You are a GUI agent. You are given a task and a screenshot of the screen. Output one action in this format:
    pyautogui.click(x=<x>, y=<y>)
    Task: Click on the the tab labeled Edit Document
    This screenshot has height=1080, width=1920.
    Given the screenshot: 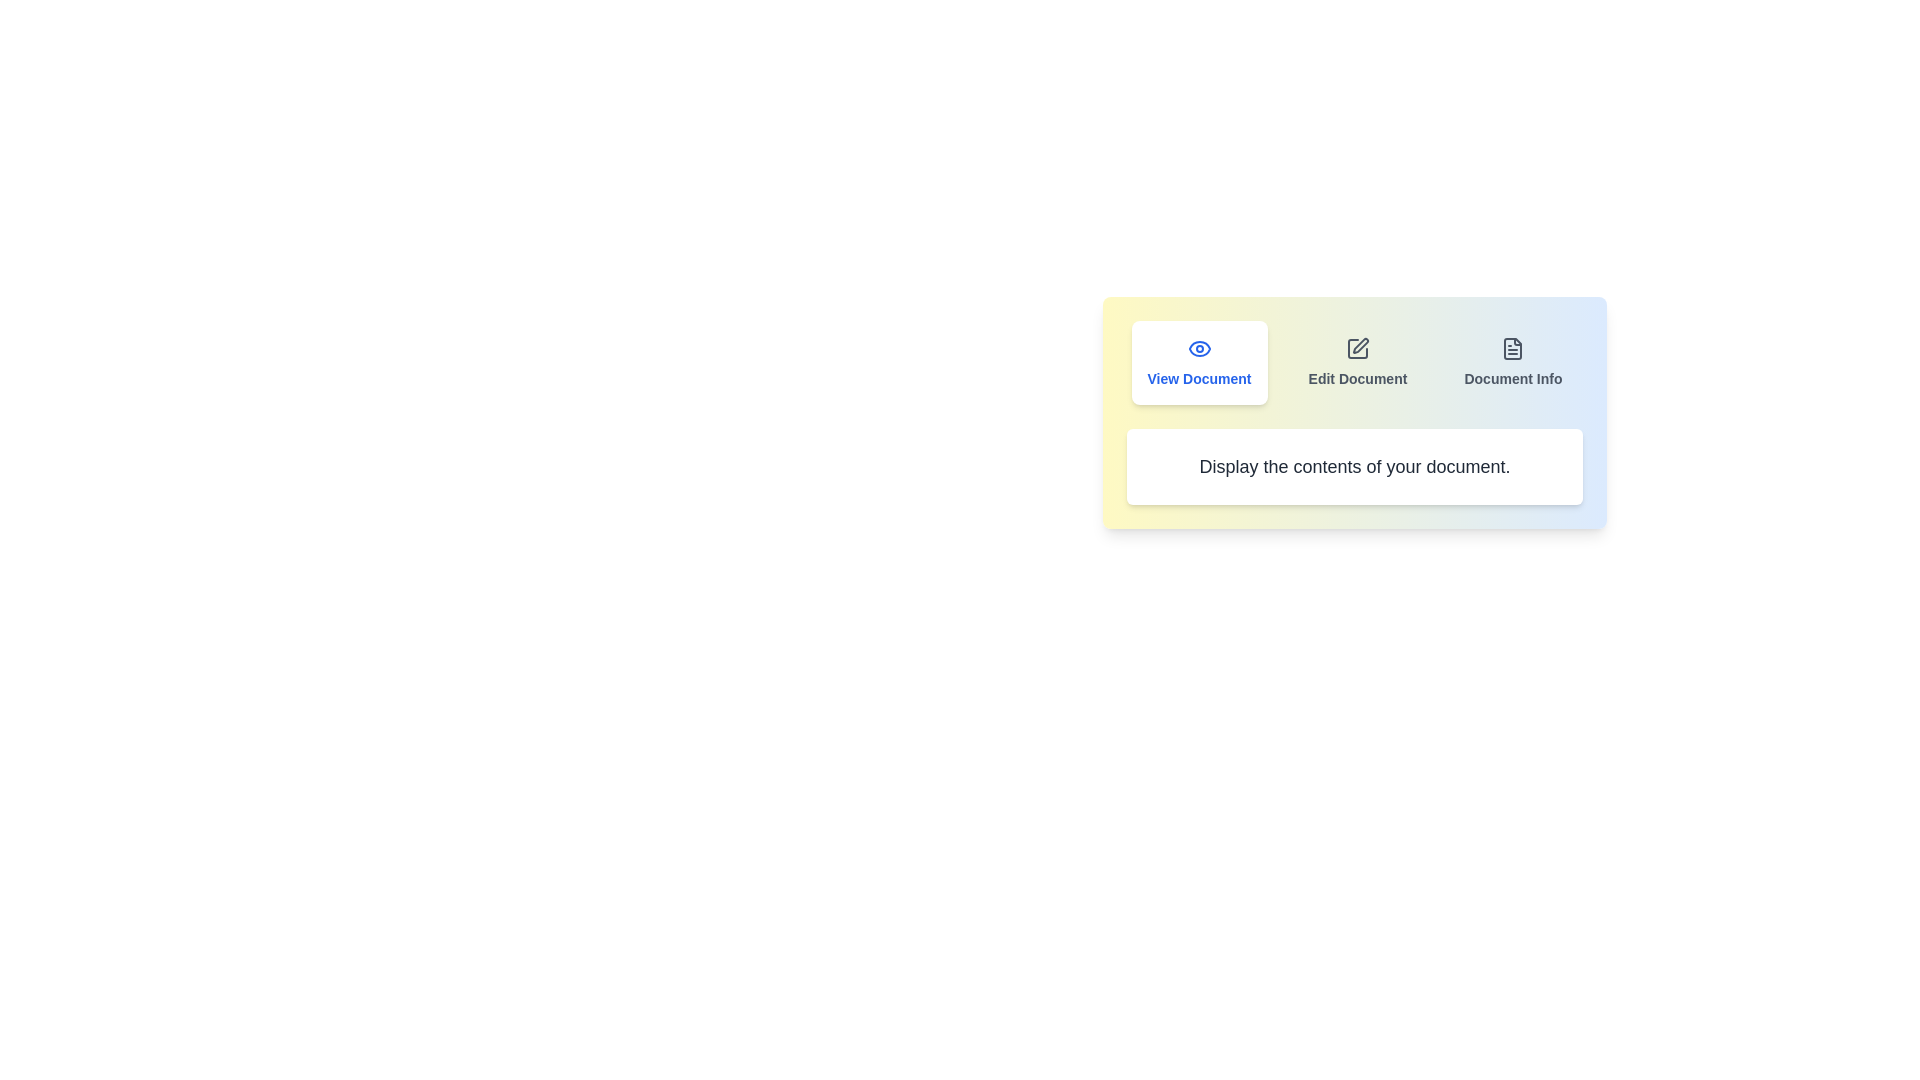 What is the action you would take?
    pyautogui.click(x=1358, y=362)
    